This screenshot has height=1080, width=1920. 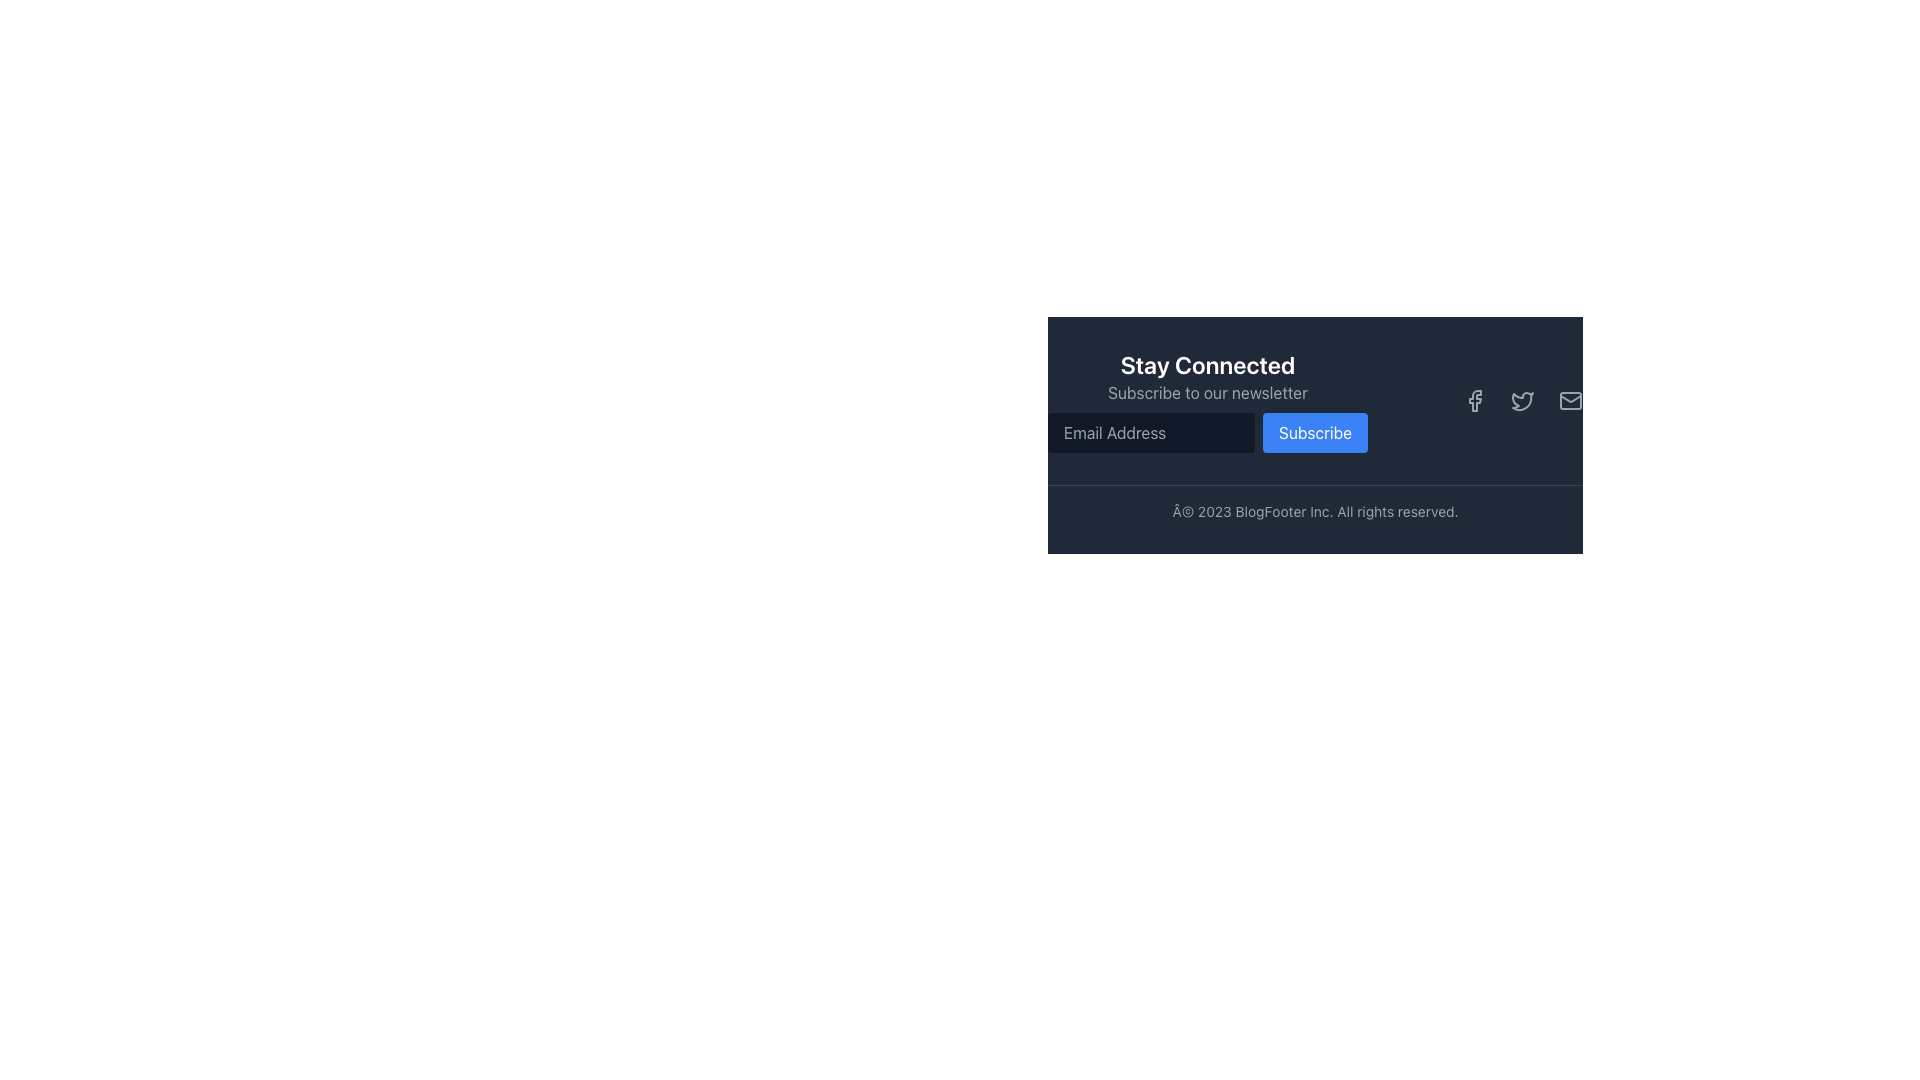 What do you see at coordinates (1315, 431) in the screenshot?
I see `the subscription confirmation button located in the footer section, to the right of the 'Email Address' text input field` at bounding box center [1315, 431].